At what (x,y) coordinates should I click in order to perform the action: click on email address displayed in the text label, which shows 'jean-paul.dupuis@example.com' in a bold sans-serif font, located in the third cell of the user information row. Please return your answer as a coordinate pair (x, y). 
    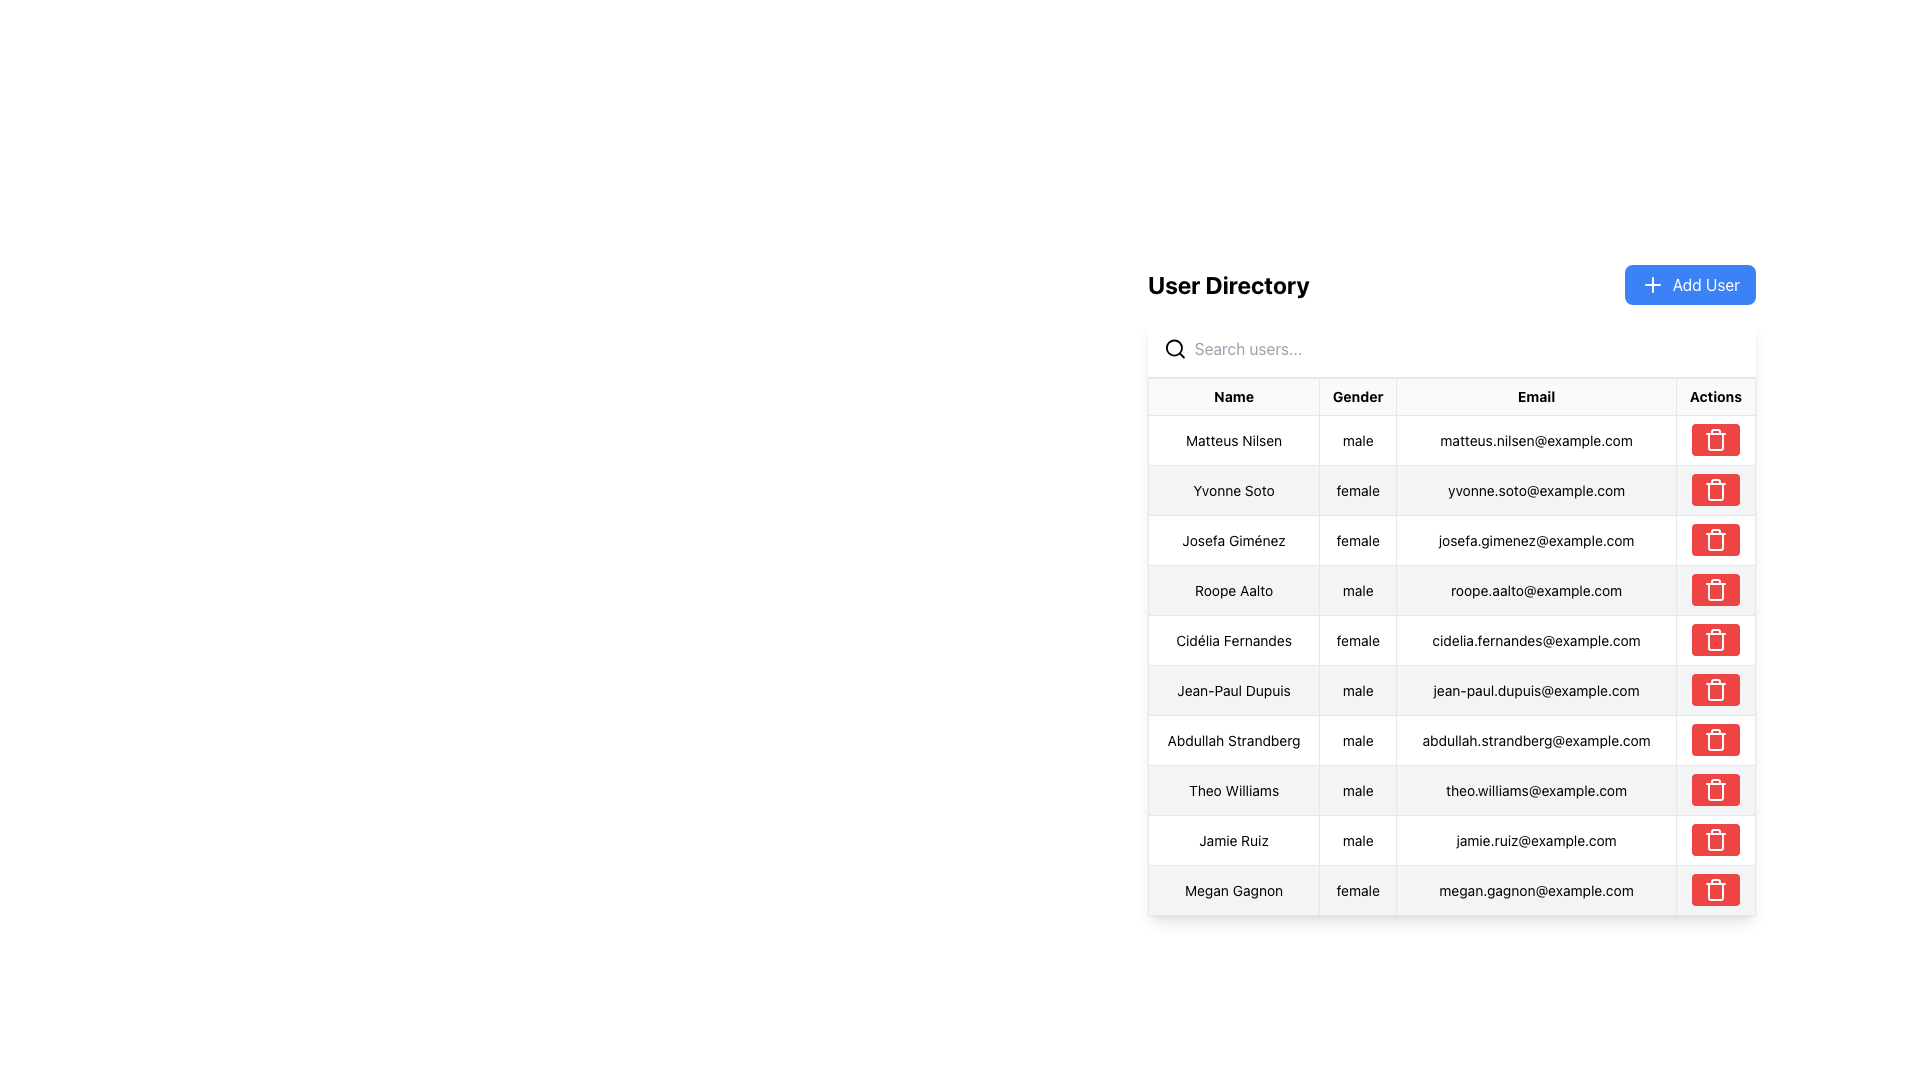
    Looking at the image, I should click on (1535, 689).